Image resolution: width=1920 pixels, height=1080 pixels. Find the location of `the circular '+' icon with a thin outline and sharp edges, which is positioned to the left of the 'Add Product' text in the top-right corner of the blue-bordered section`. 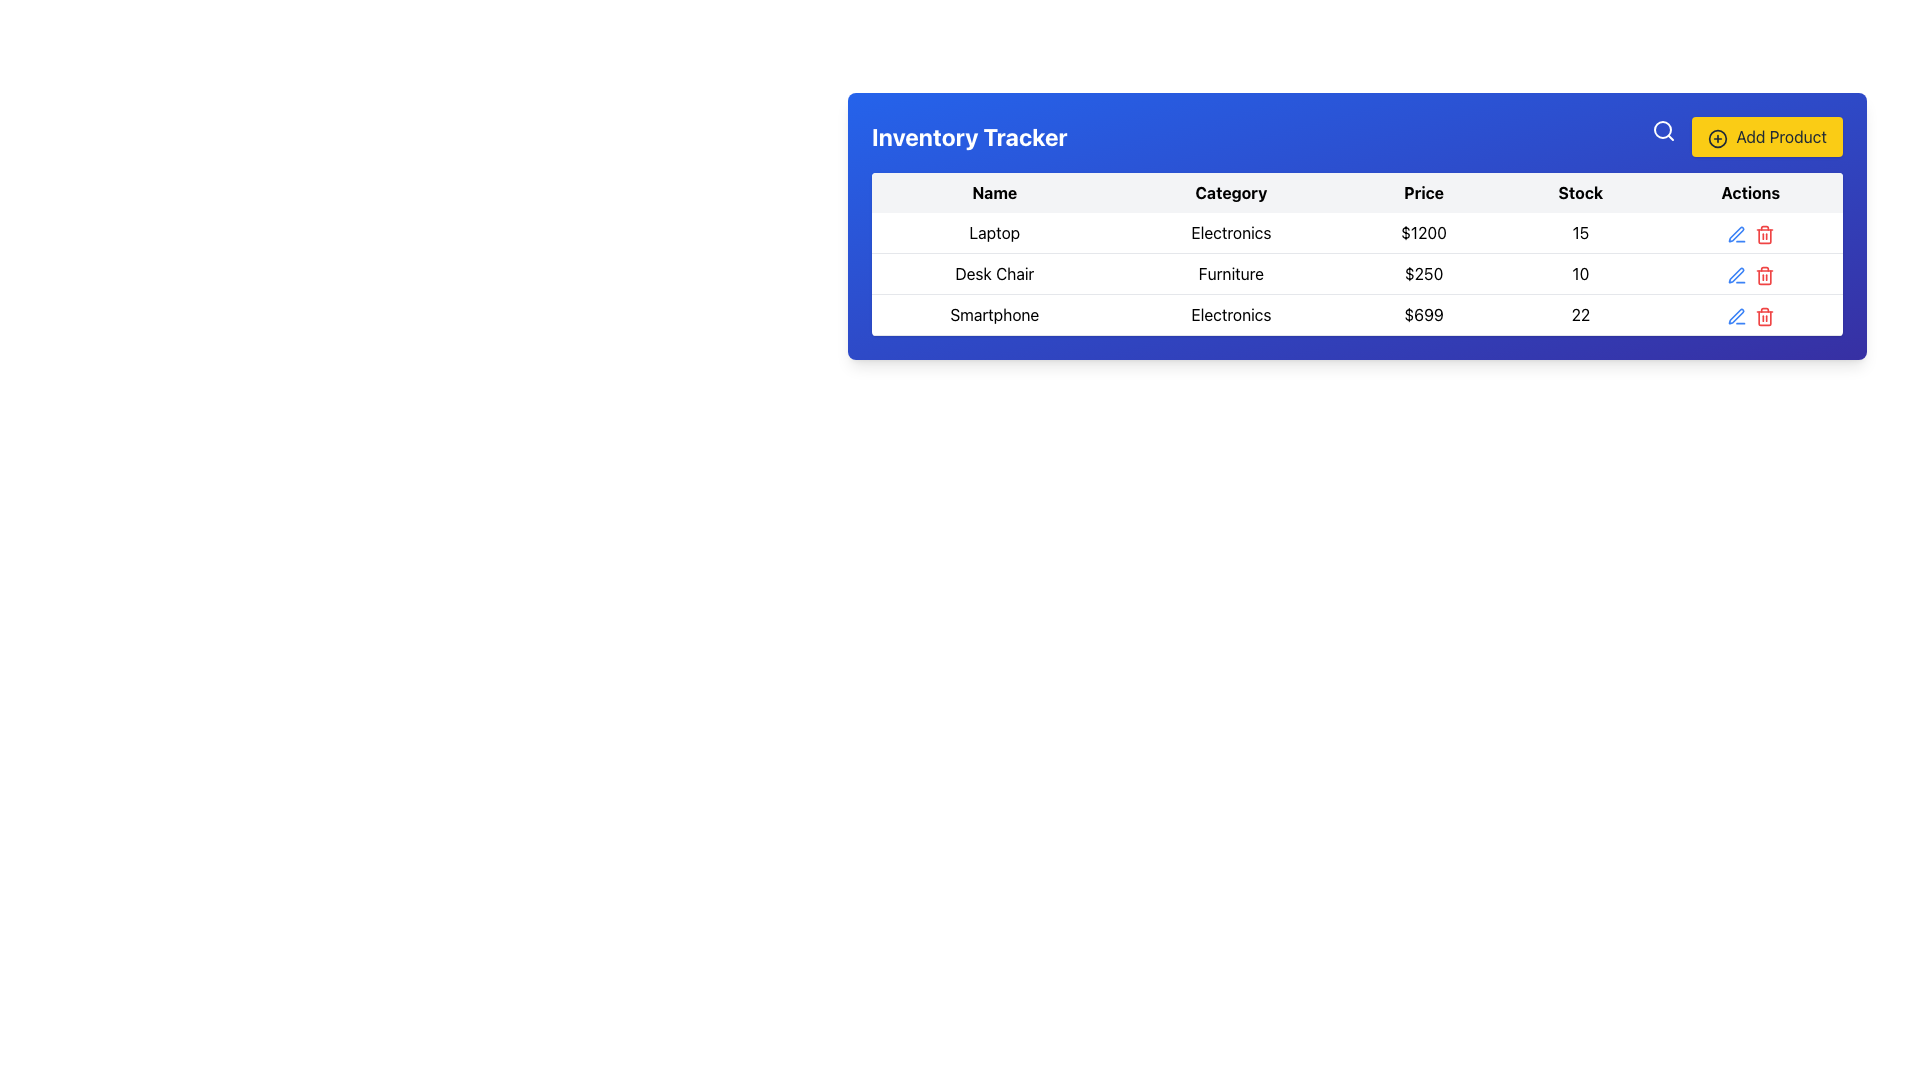

the circular '+' icon with a thin outline and sharp edges, which is positioned to the left of the 'Add Product' text in the top-right corner of the blue-bordered section is located at coordinates (1717, 137).